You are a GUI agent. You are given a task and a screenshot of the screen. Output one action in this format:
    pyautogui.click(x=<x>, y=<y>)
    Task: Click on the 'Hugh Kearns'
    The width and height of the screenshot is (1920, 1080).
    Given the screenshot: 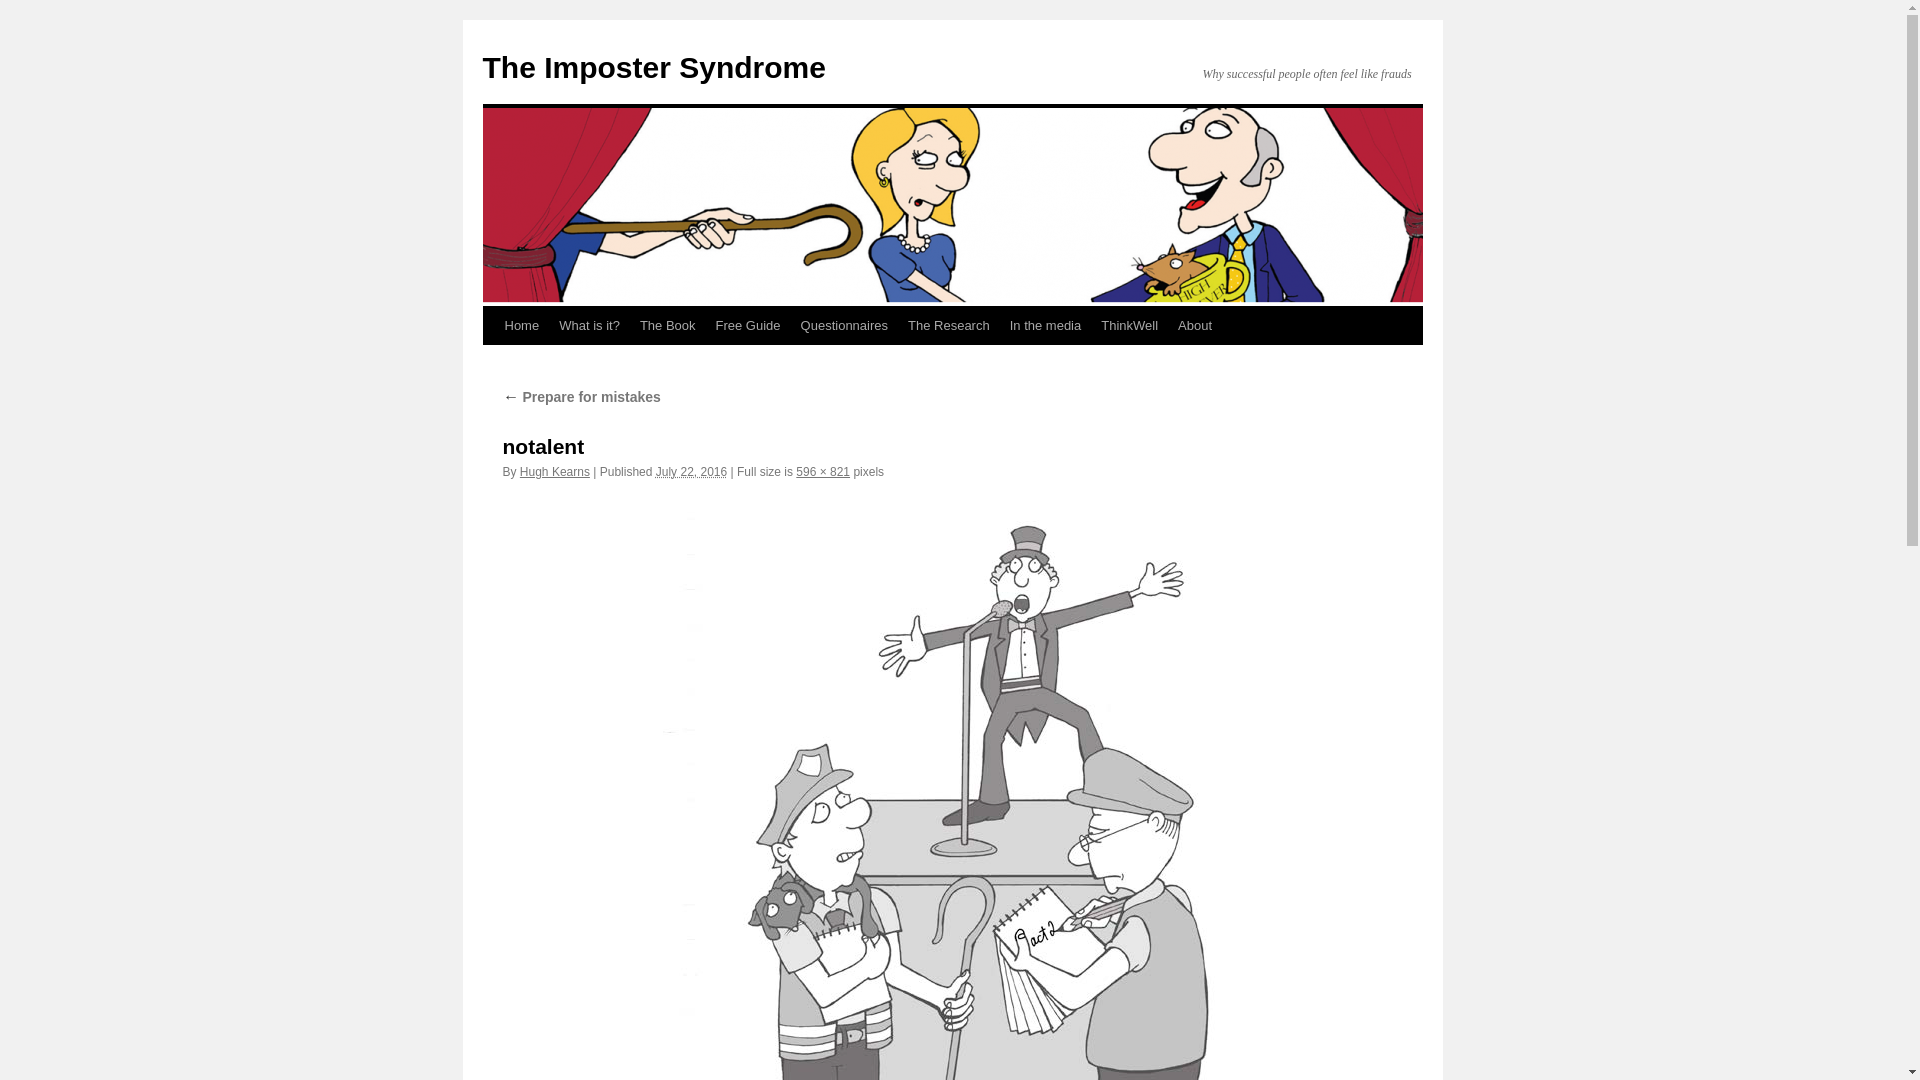 What is the action you would take?
    pyautogui.click(x=555, y=471)
    